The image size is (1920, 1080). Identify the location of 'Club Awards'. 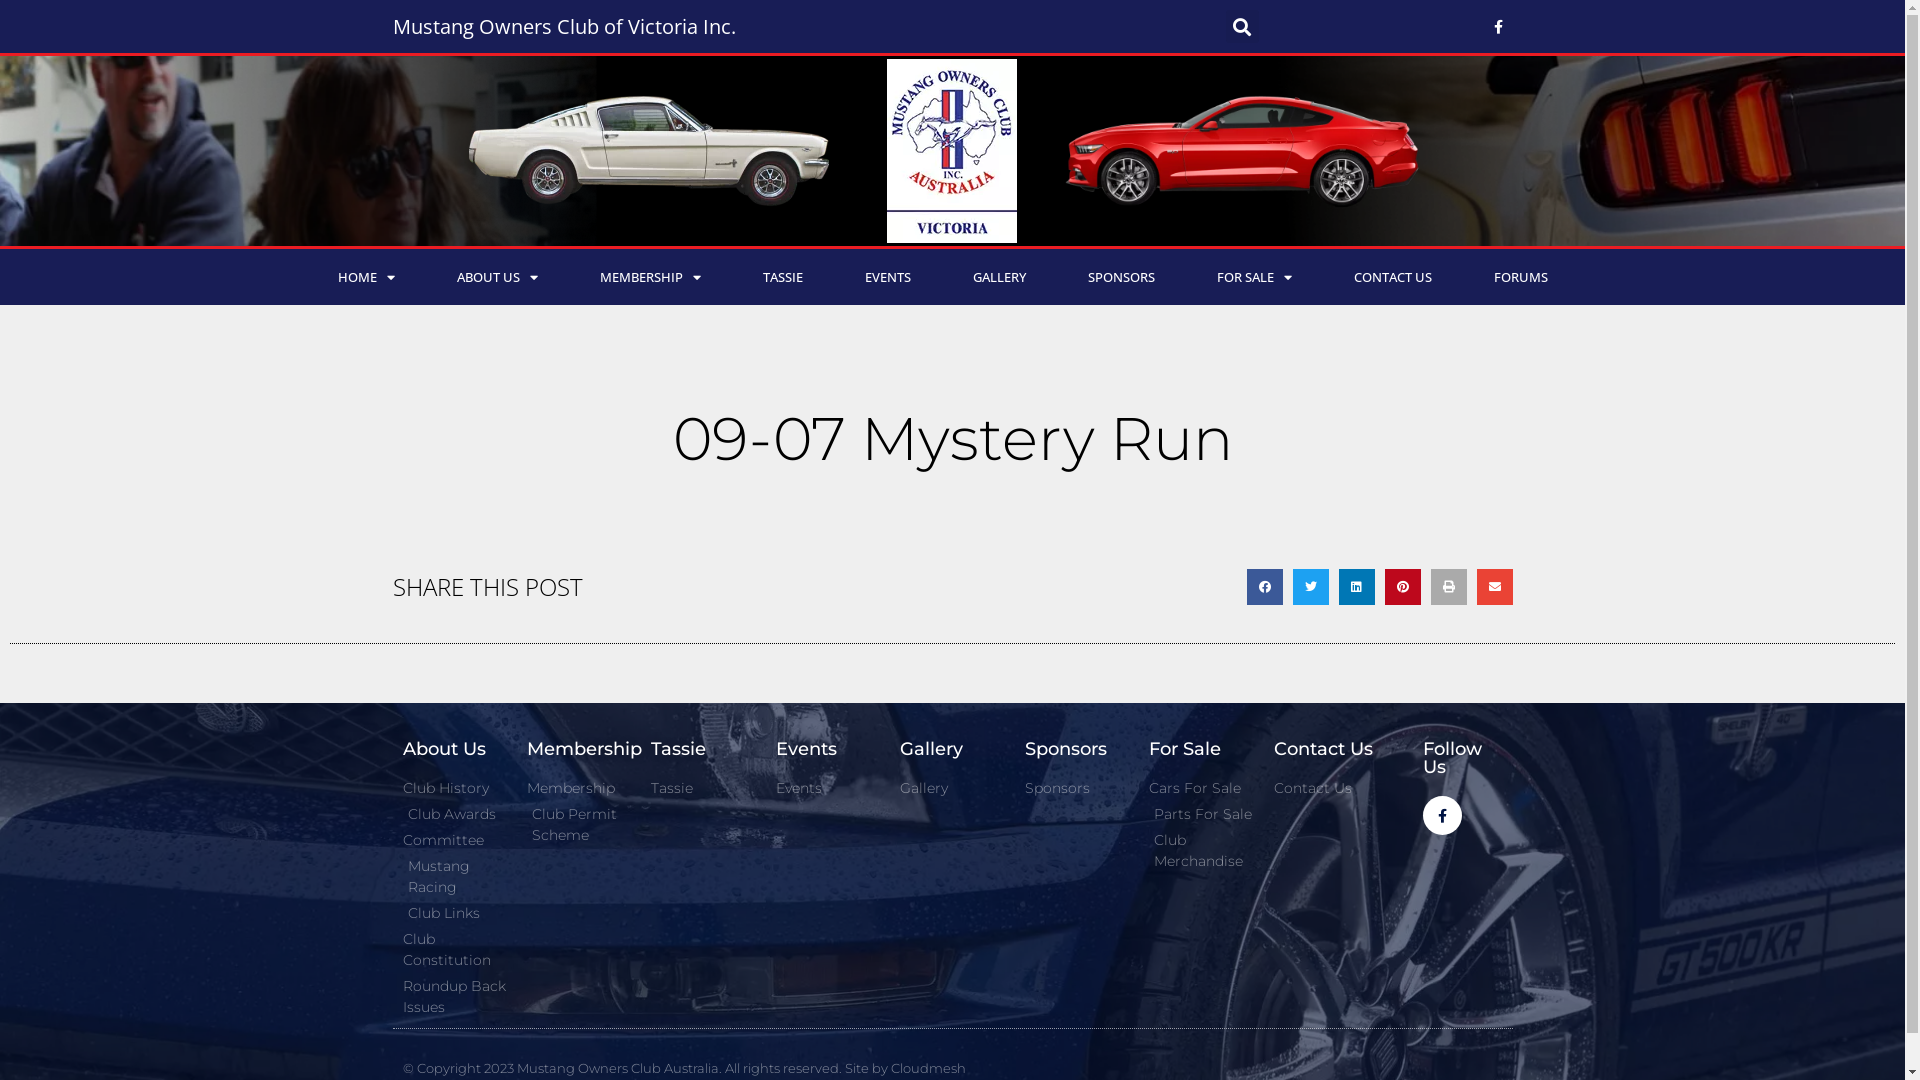
(453, 814).